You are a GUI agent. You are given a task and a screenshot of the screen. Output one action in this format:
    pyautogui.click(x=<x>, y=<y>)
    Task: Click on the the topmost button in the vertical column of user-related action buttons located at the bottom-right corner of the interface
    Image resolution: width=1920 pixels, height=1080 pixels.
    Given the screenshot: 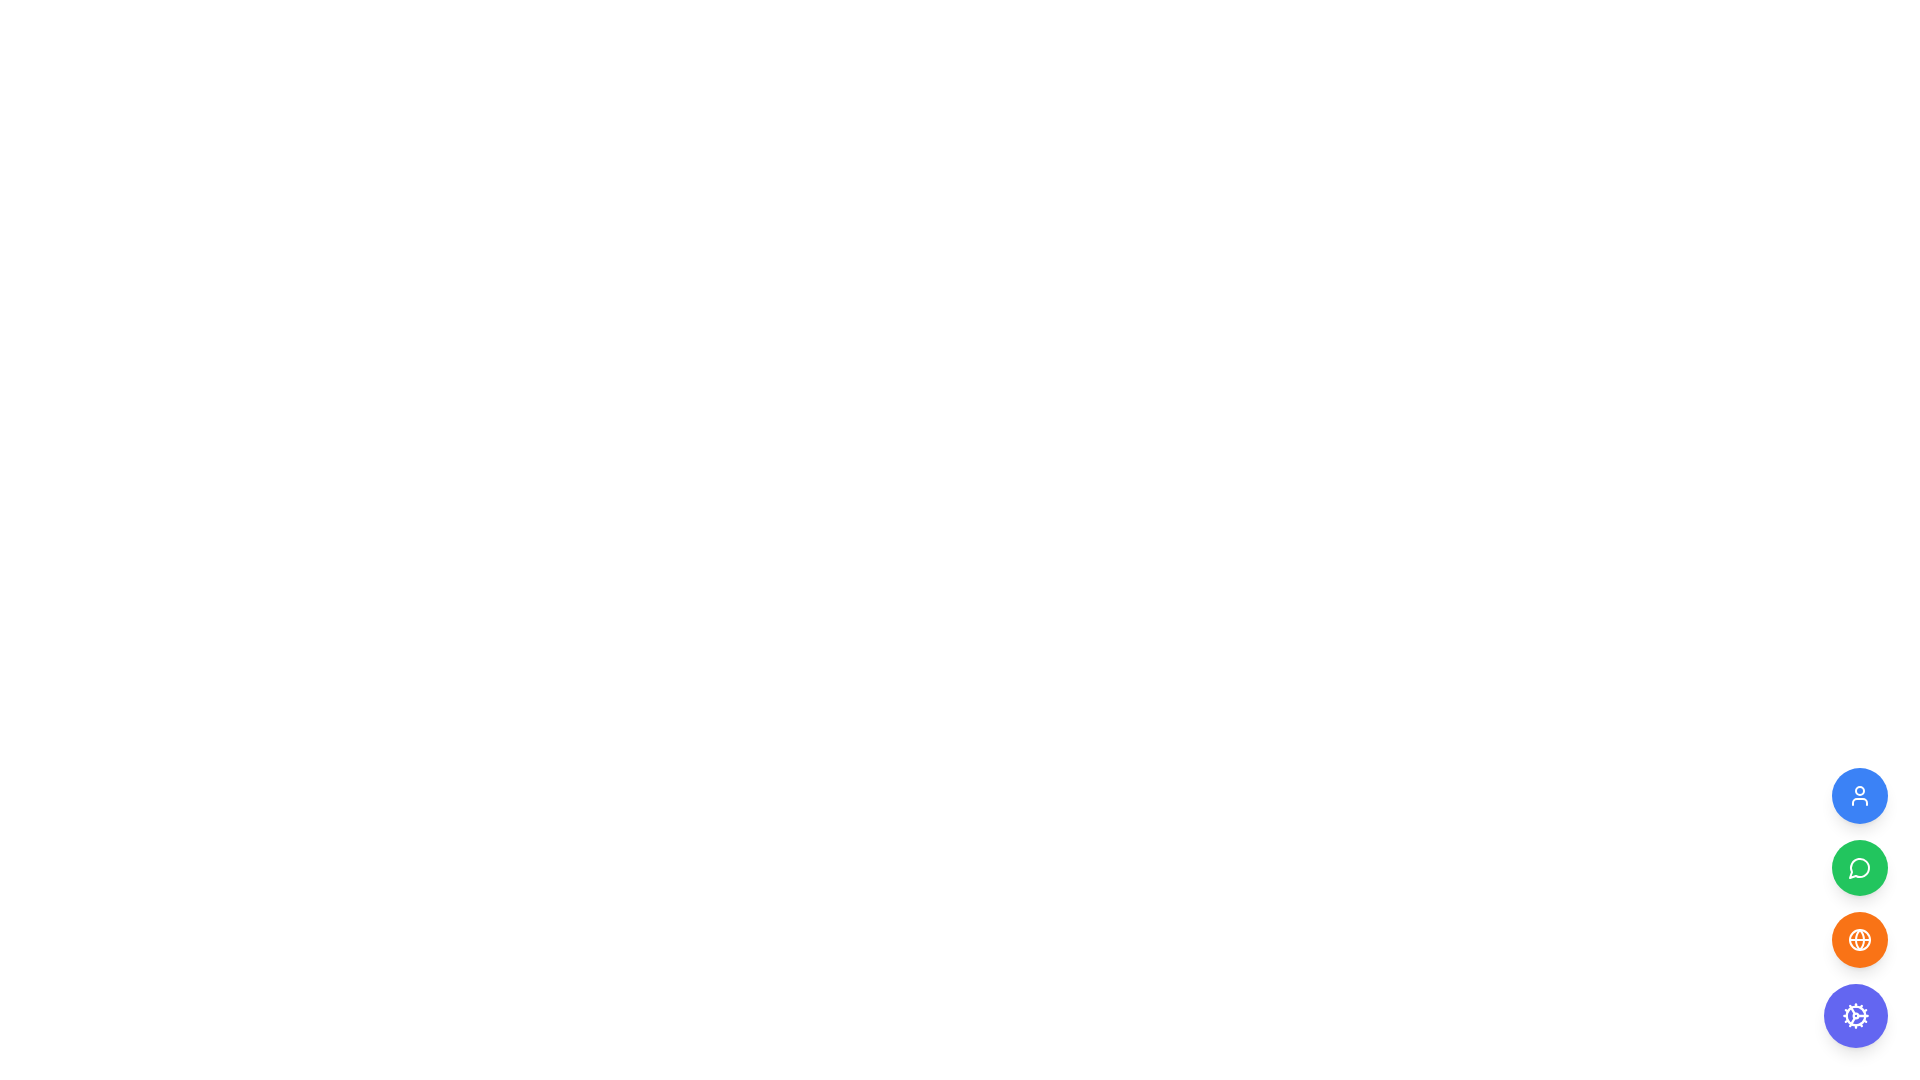 What is the action you would take?
    pyautogui.click(x=1859, y=794)
    